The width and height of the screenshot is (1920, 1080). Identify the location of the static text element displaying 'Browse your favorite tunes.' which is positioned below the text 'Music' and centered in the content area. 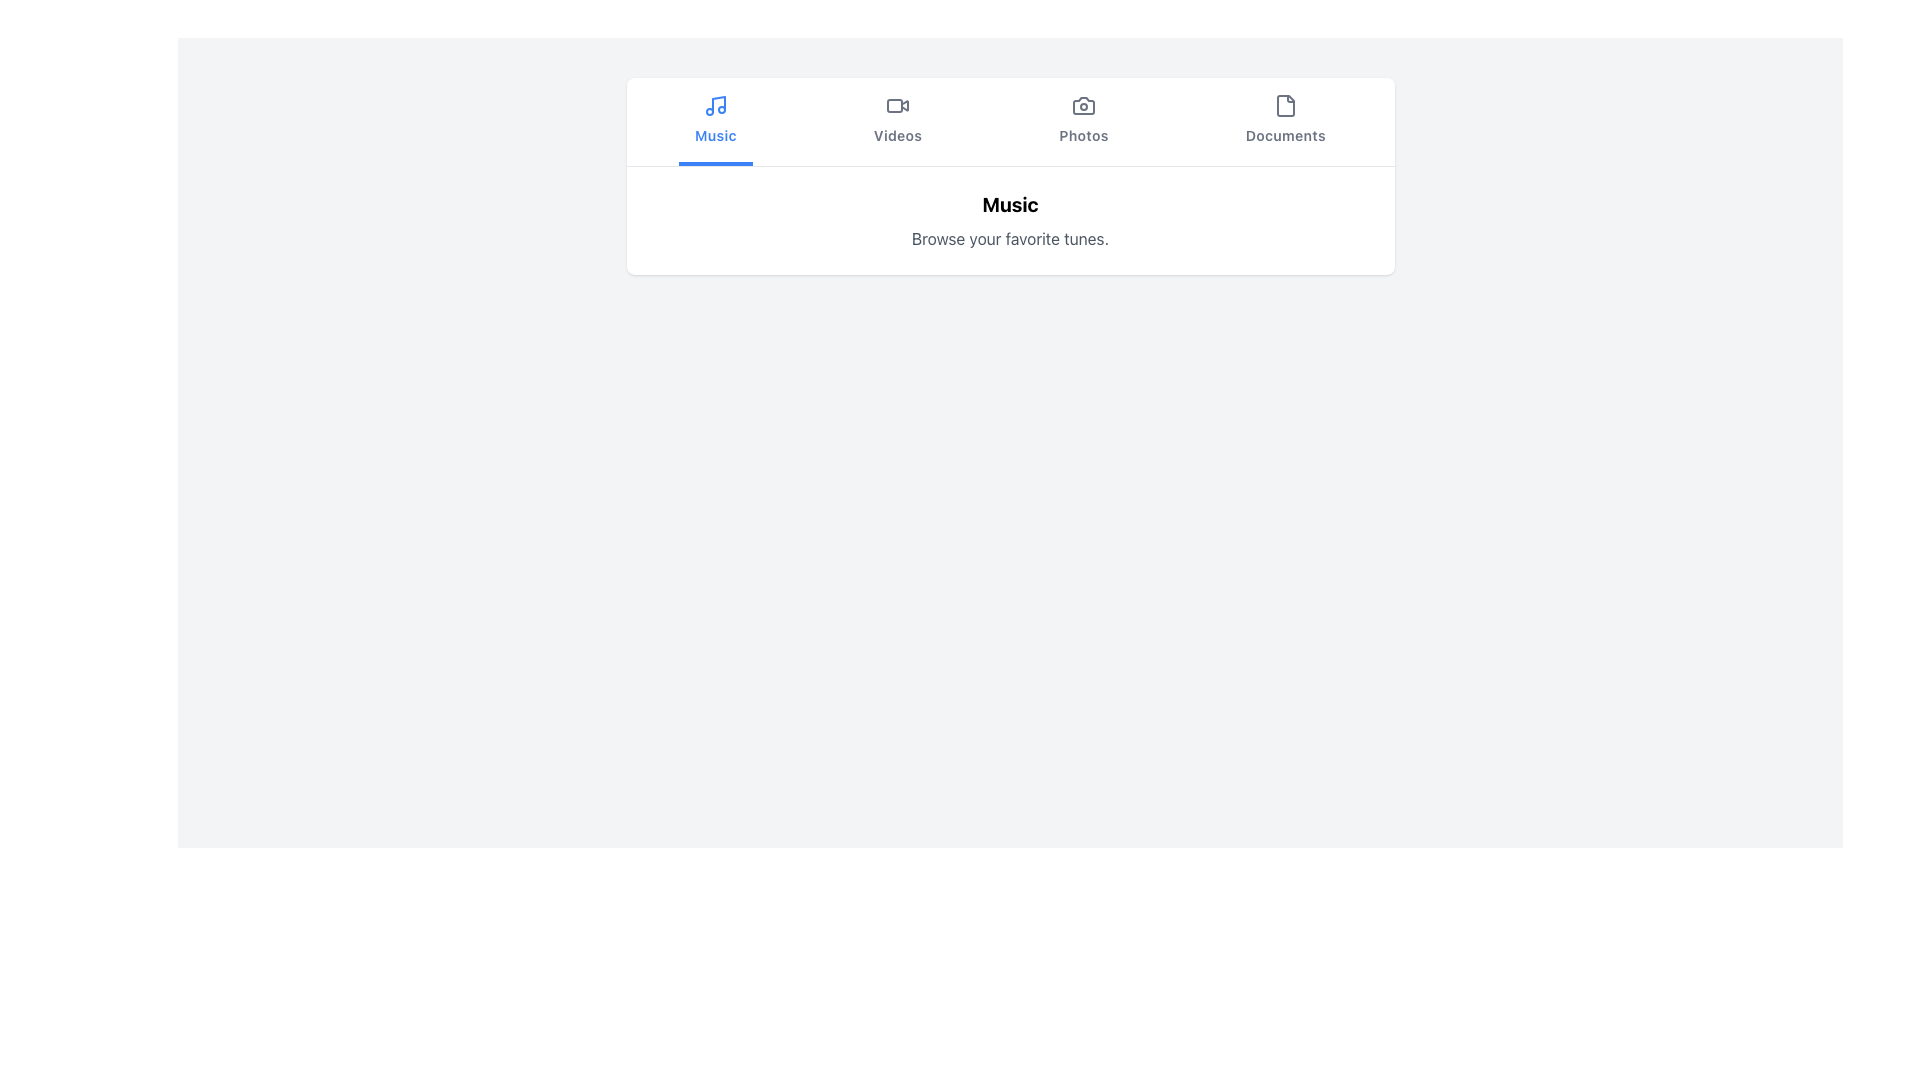
(1010, 238).